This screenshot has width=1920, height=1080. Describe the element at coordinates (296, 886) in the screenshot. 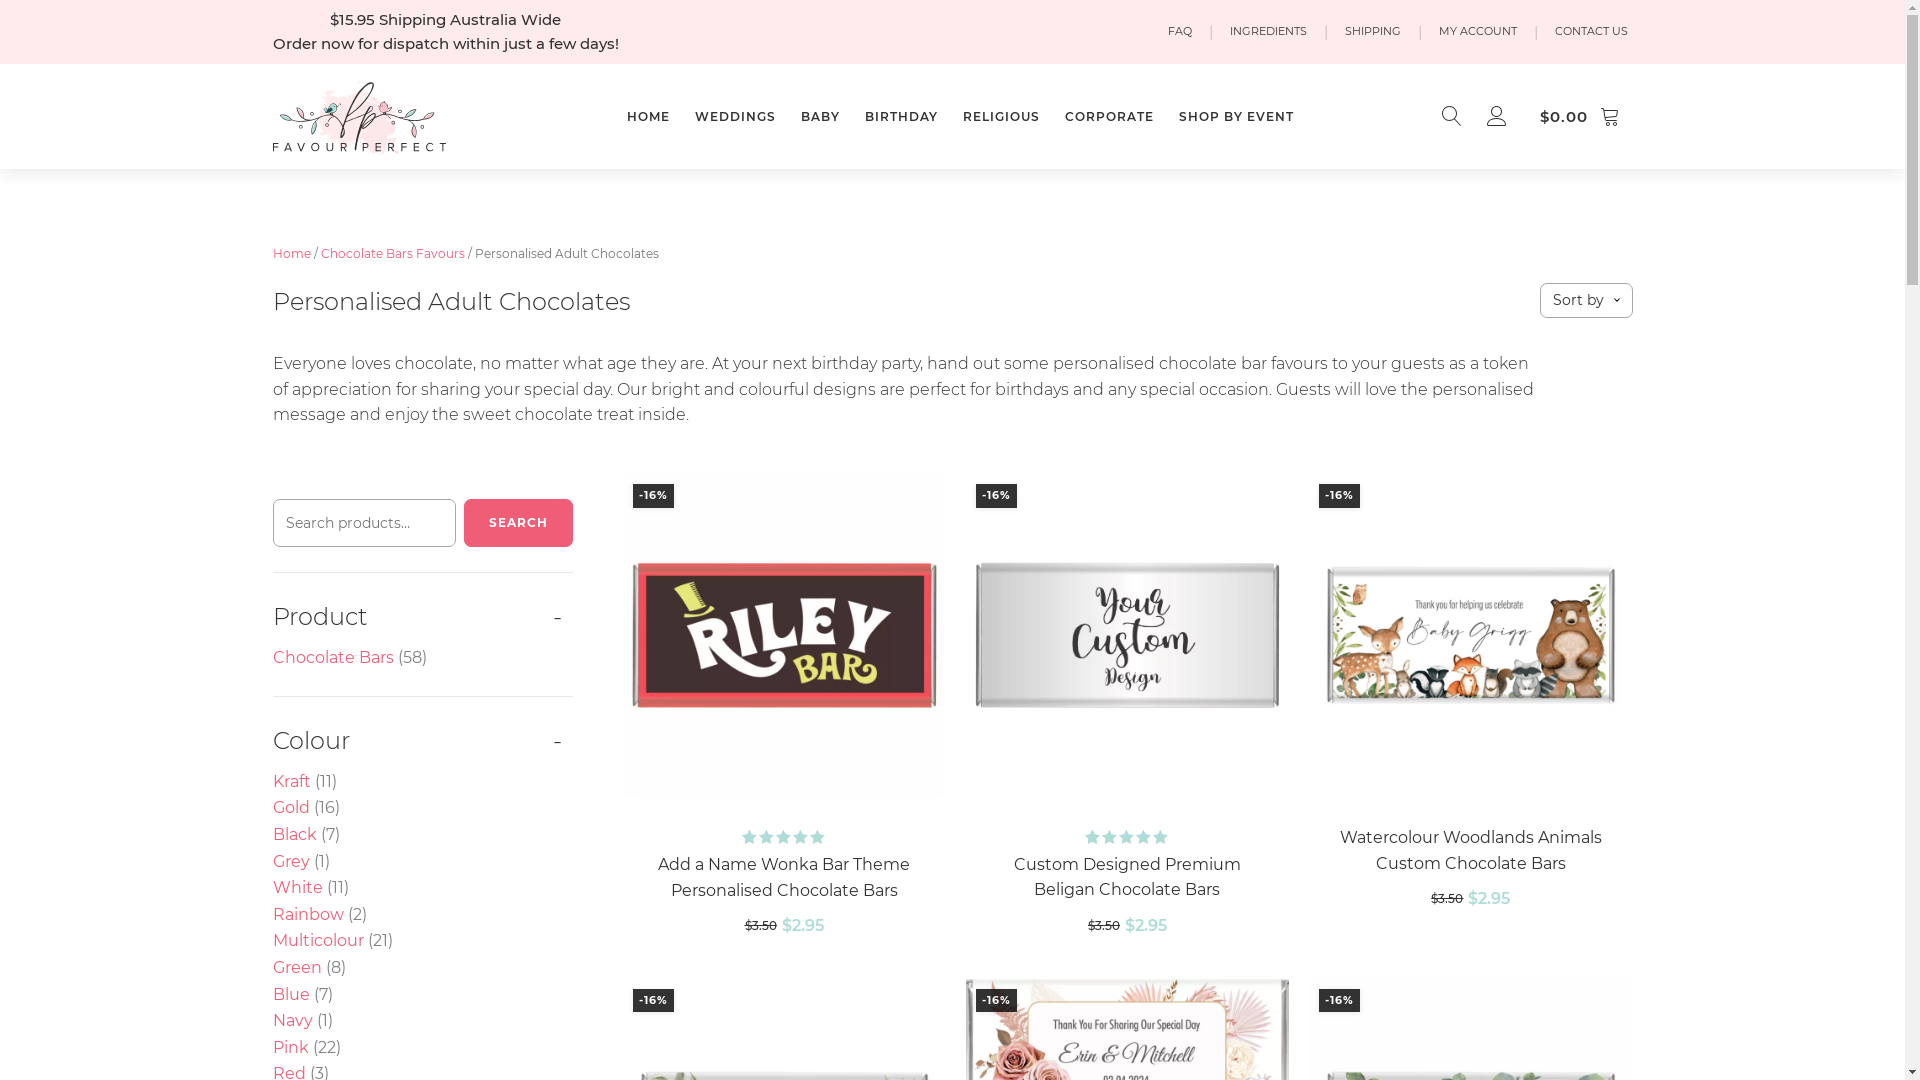

I see `'White'` at that location.